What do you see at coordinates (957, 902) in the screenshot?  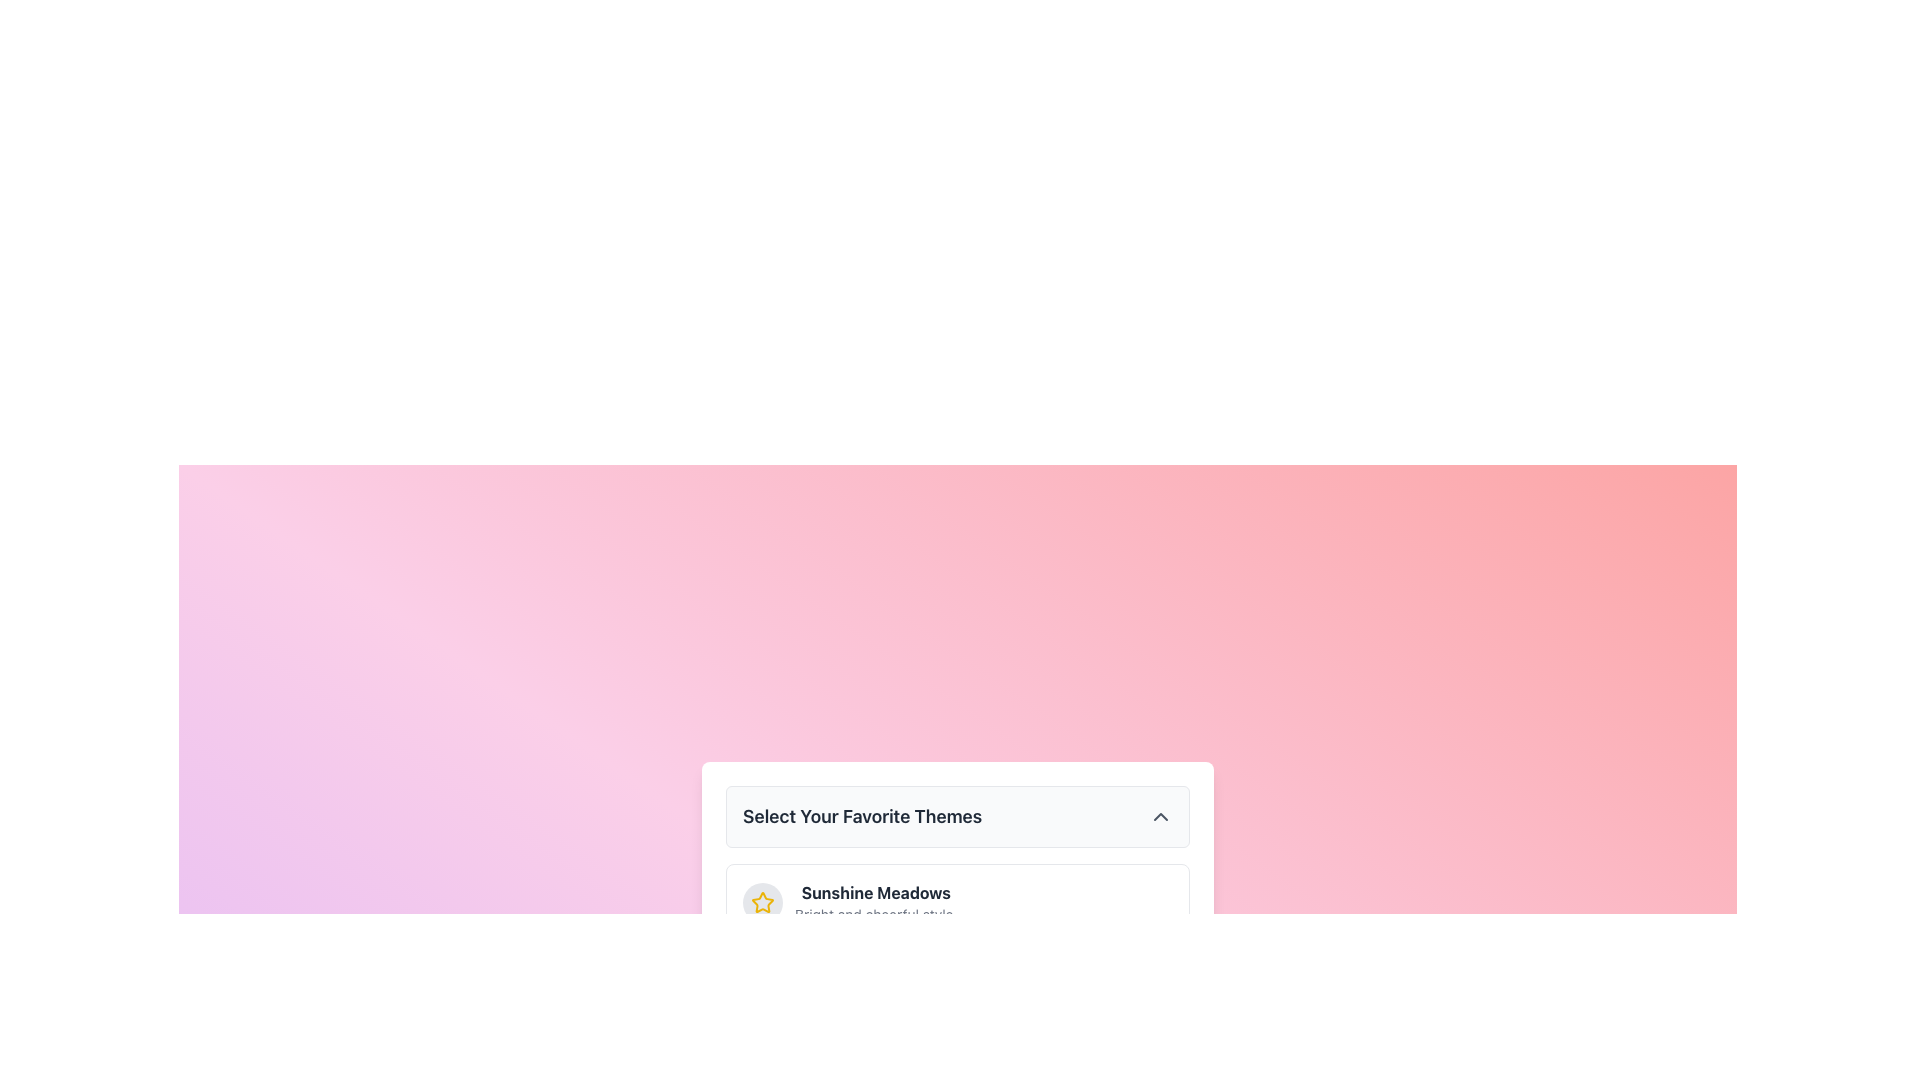 I see `the selectable theme item labeled 'Sunshine Meadows'` at bounding box center [957, 902].